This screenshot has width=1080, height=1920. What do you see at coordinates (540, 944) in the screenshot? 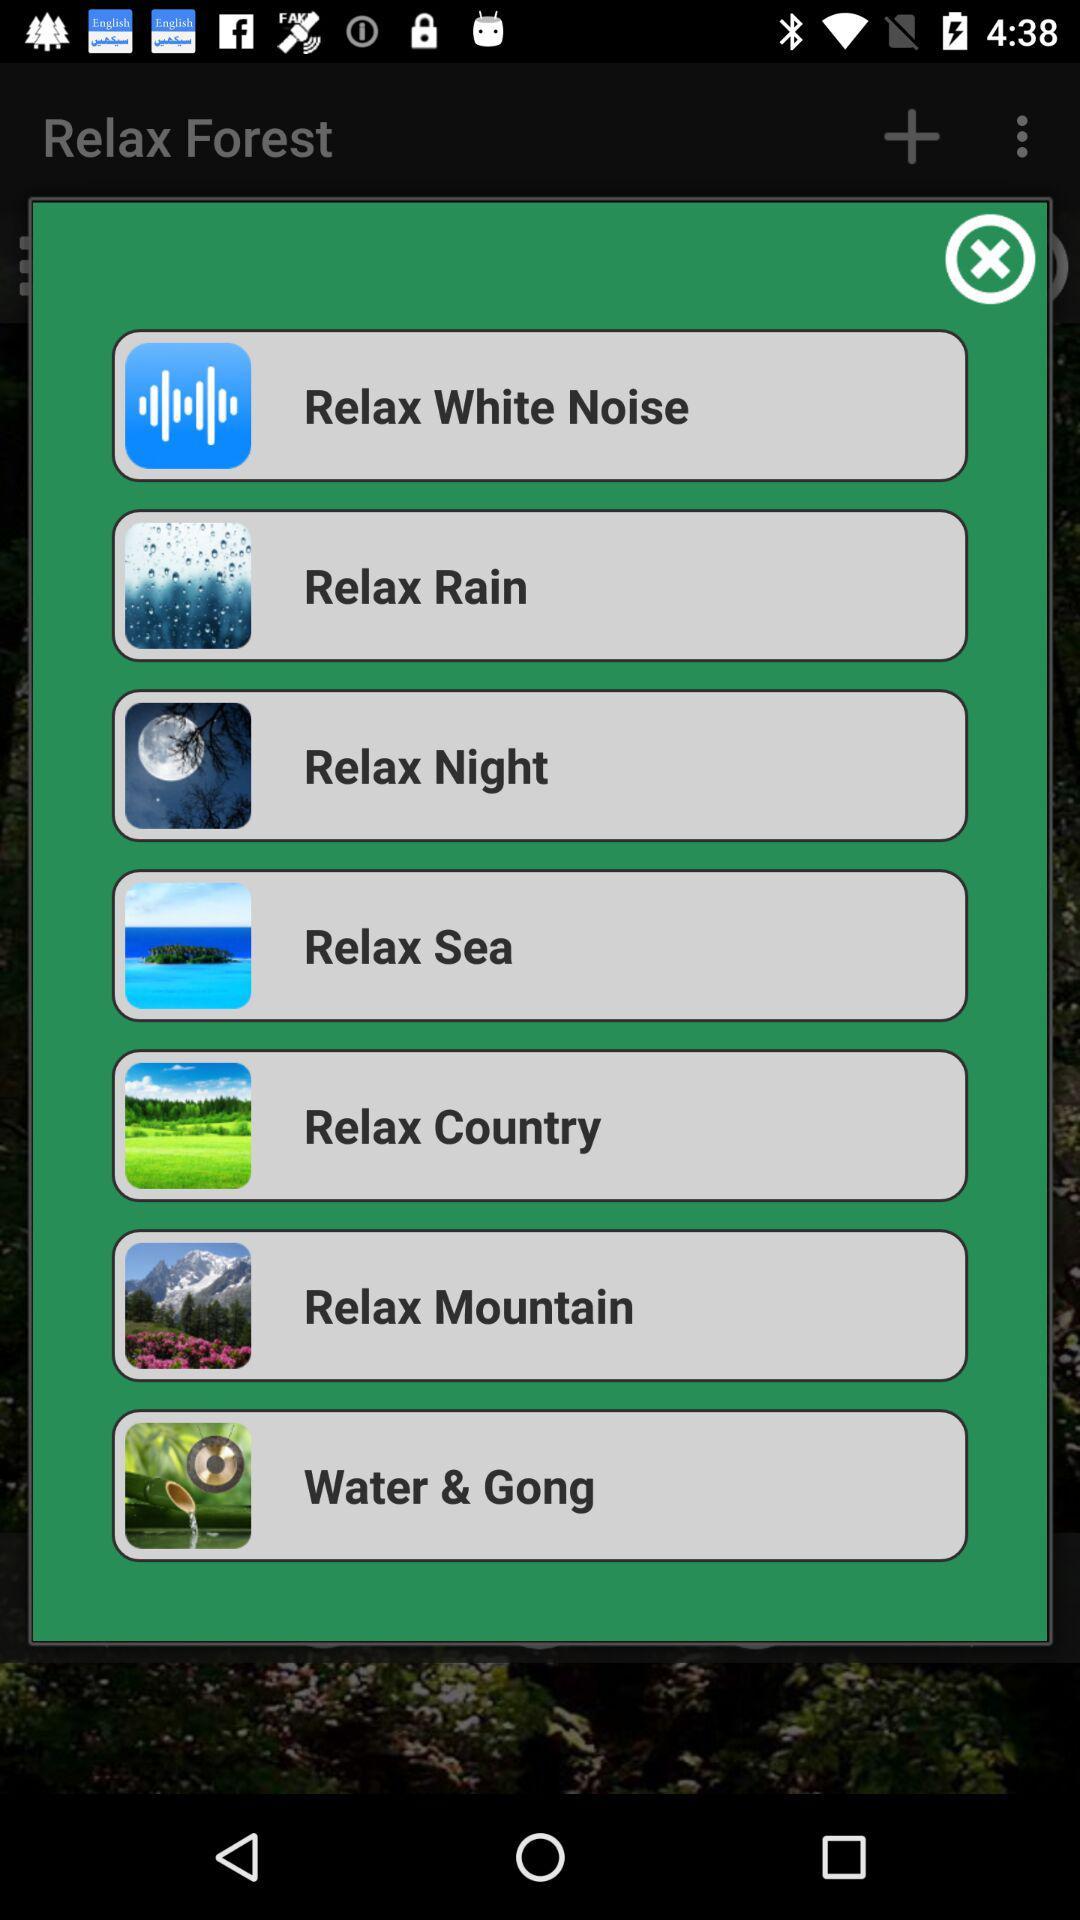
I see `item below the relax night icon` at bounding box center [540, 944].